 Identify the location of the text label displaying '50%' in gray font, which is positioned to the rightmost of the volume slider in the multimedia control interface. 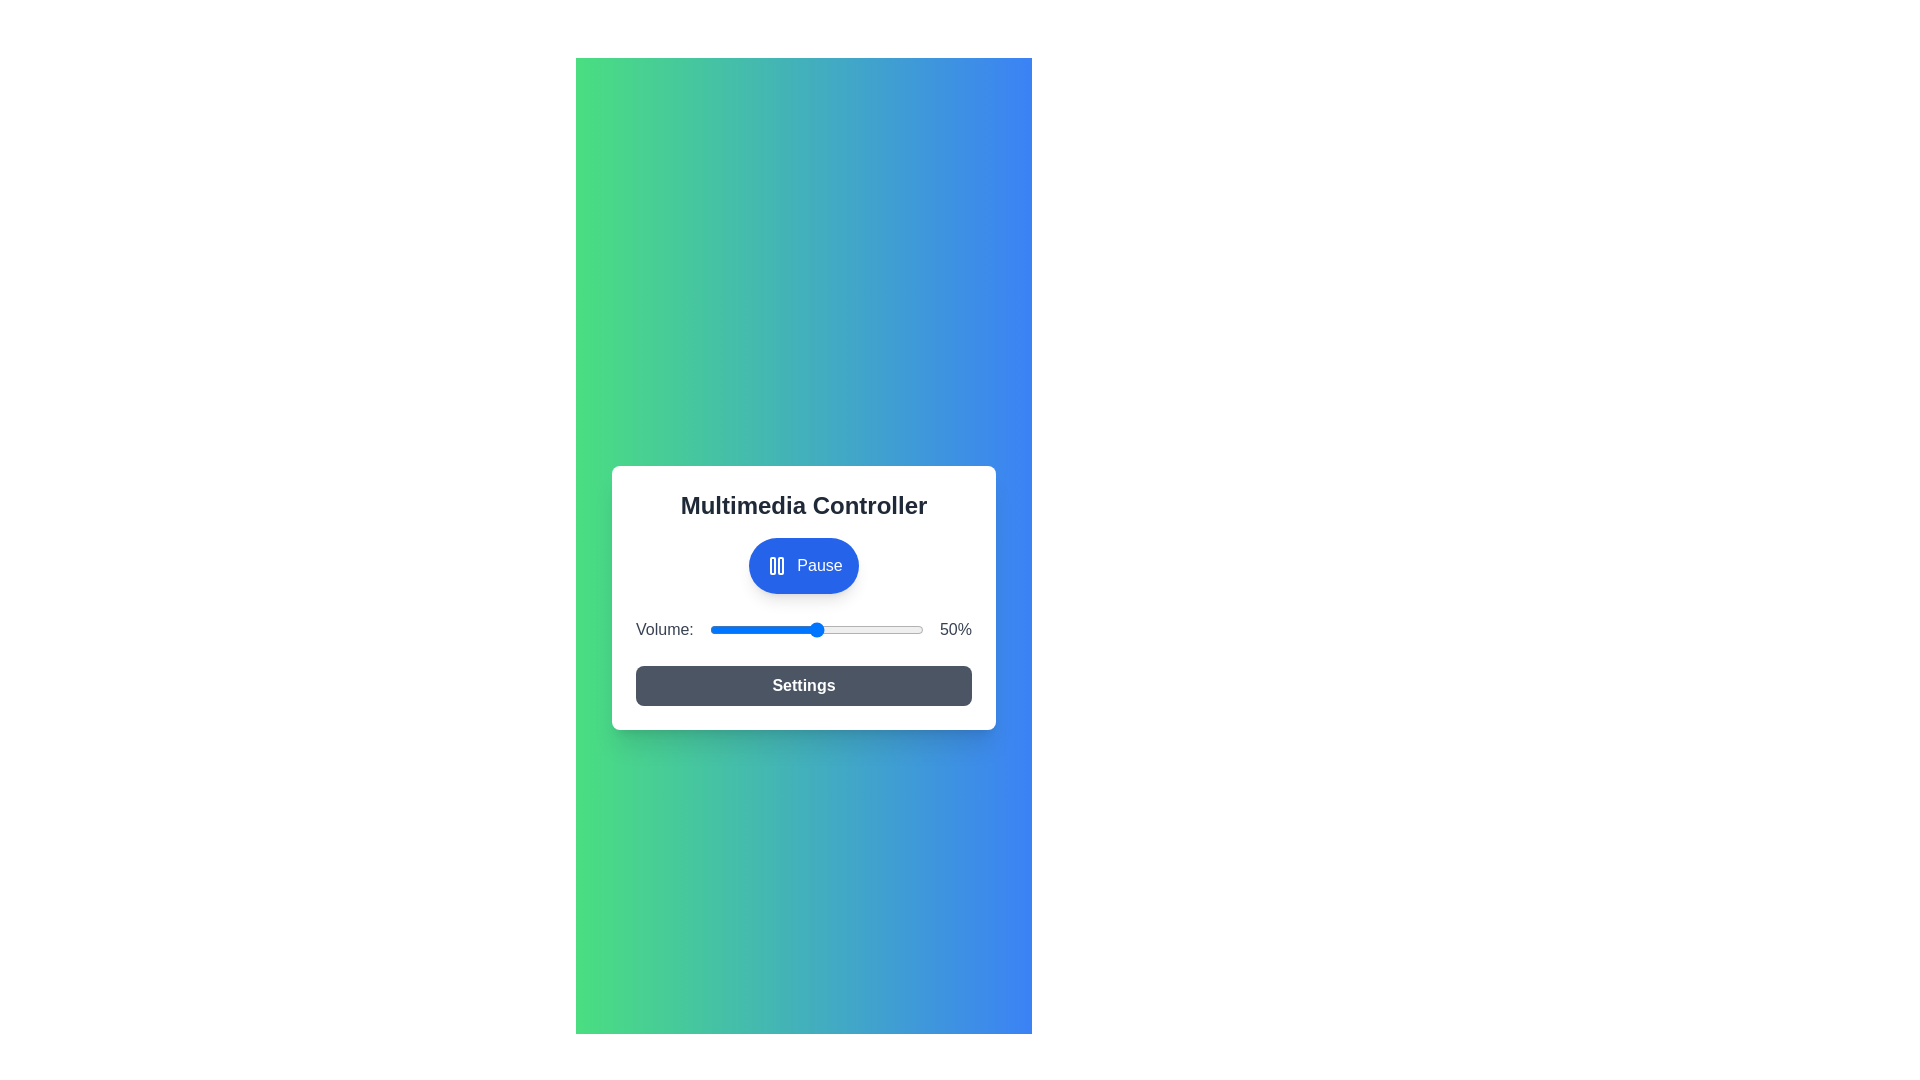
(954, 628).